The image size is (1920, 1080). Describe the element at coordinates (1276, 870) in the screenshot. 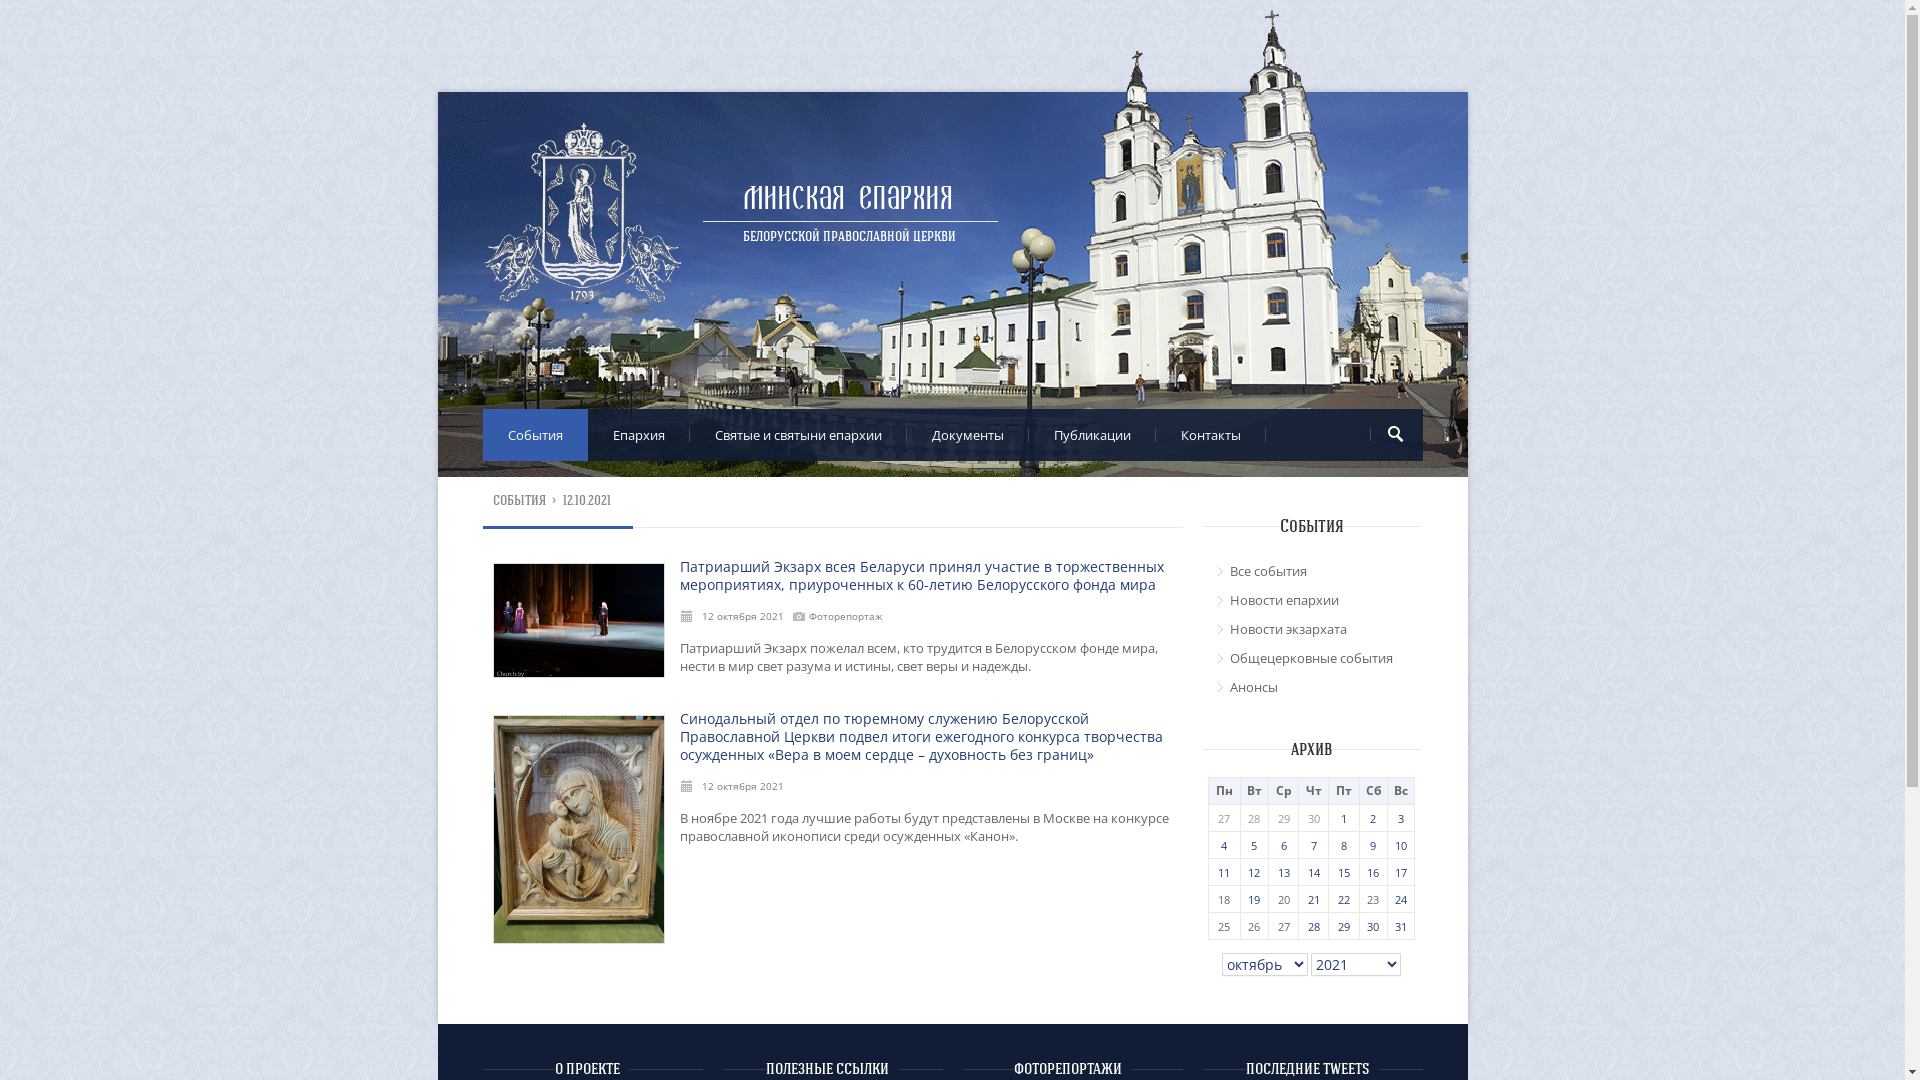

I see `'13'` at that location.